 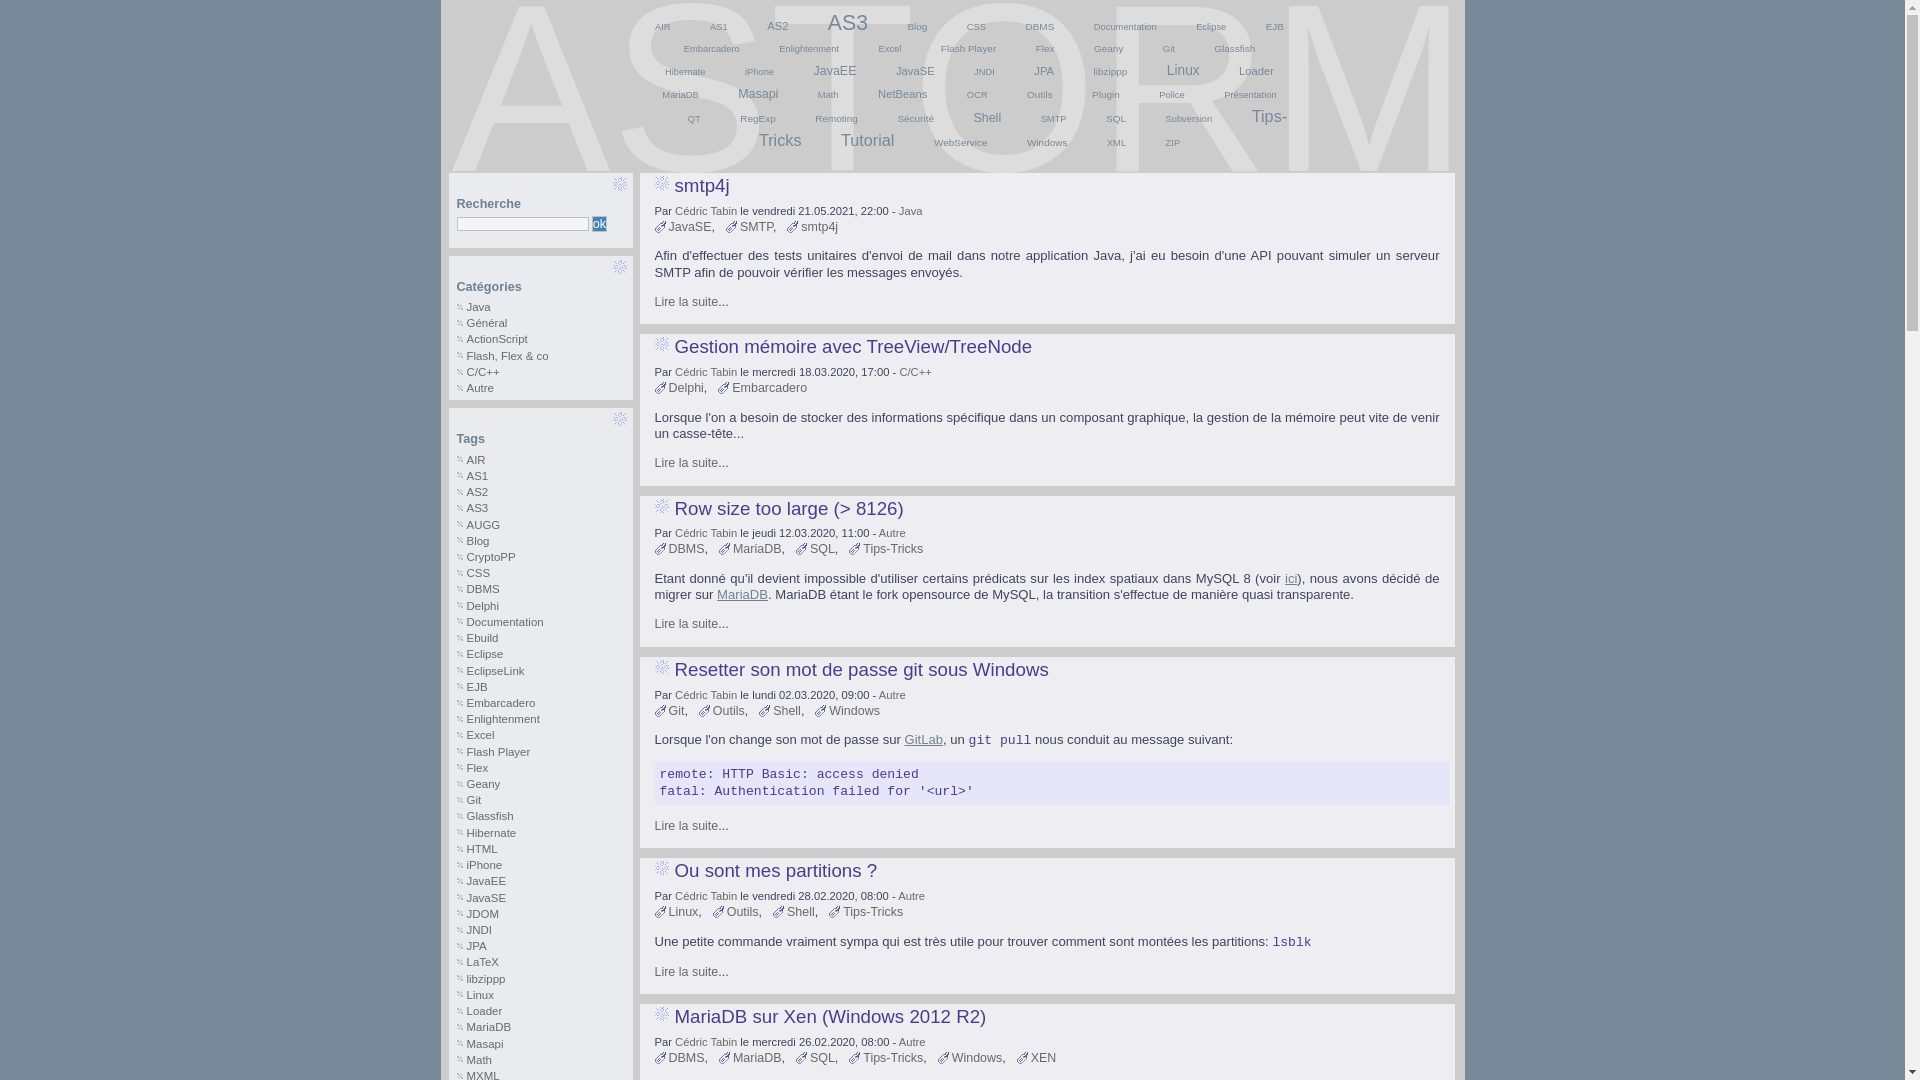 What do you see at coordinates (1188, 119) in the screenshot?
I see `'Subversion'` at bounding box center [1188, 119].